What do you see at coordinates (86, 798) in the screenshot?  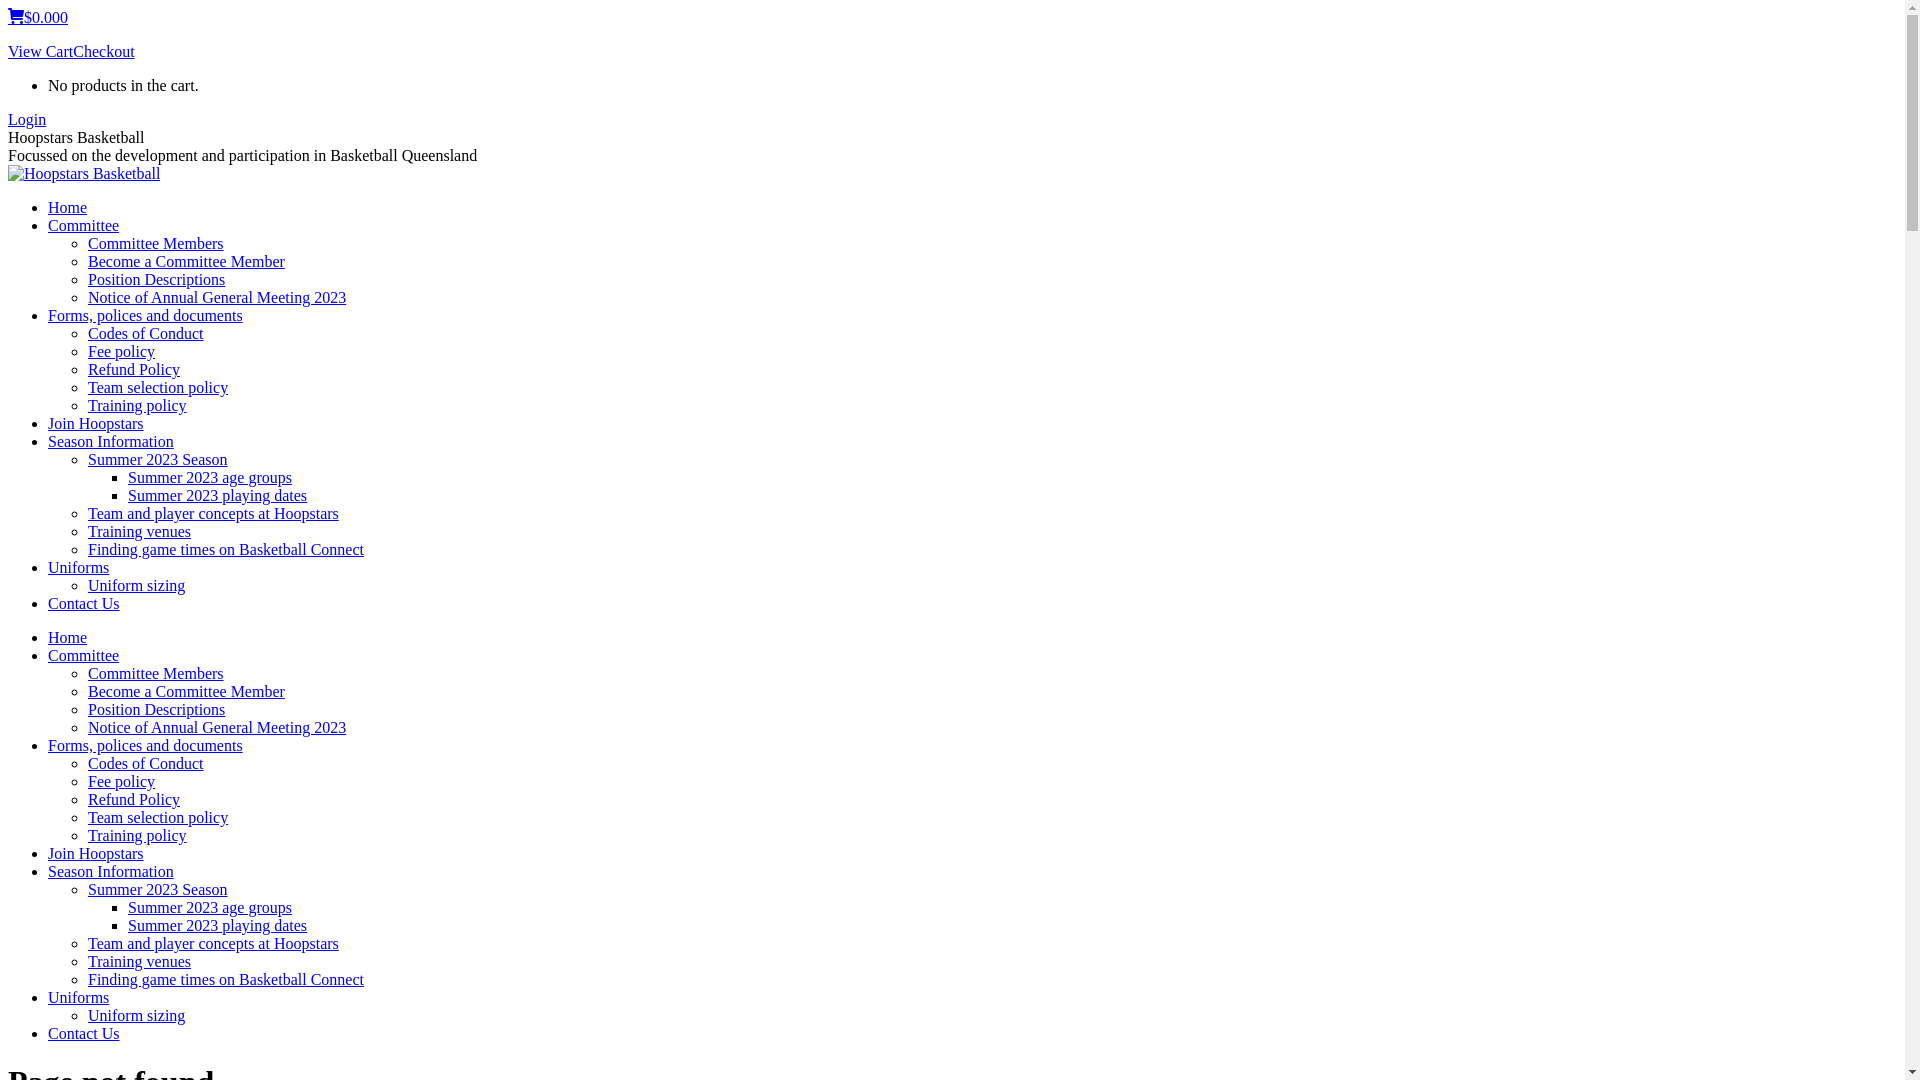 I see `'Refund Policy'` at bounding box center [86, 798].